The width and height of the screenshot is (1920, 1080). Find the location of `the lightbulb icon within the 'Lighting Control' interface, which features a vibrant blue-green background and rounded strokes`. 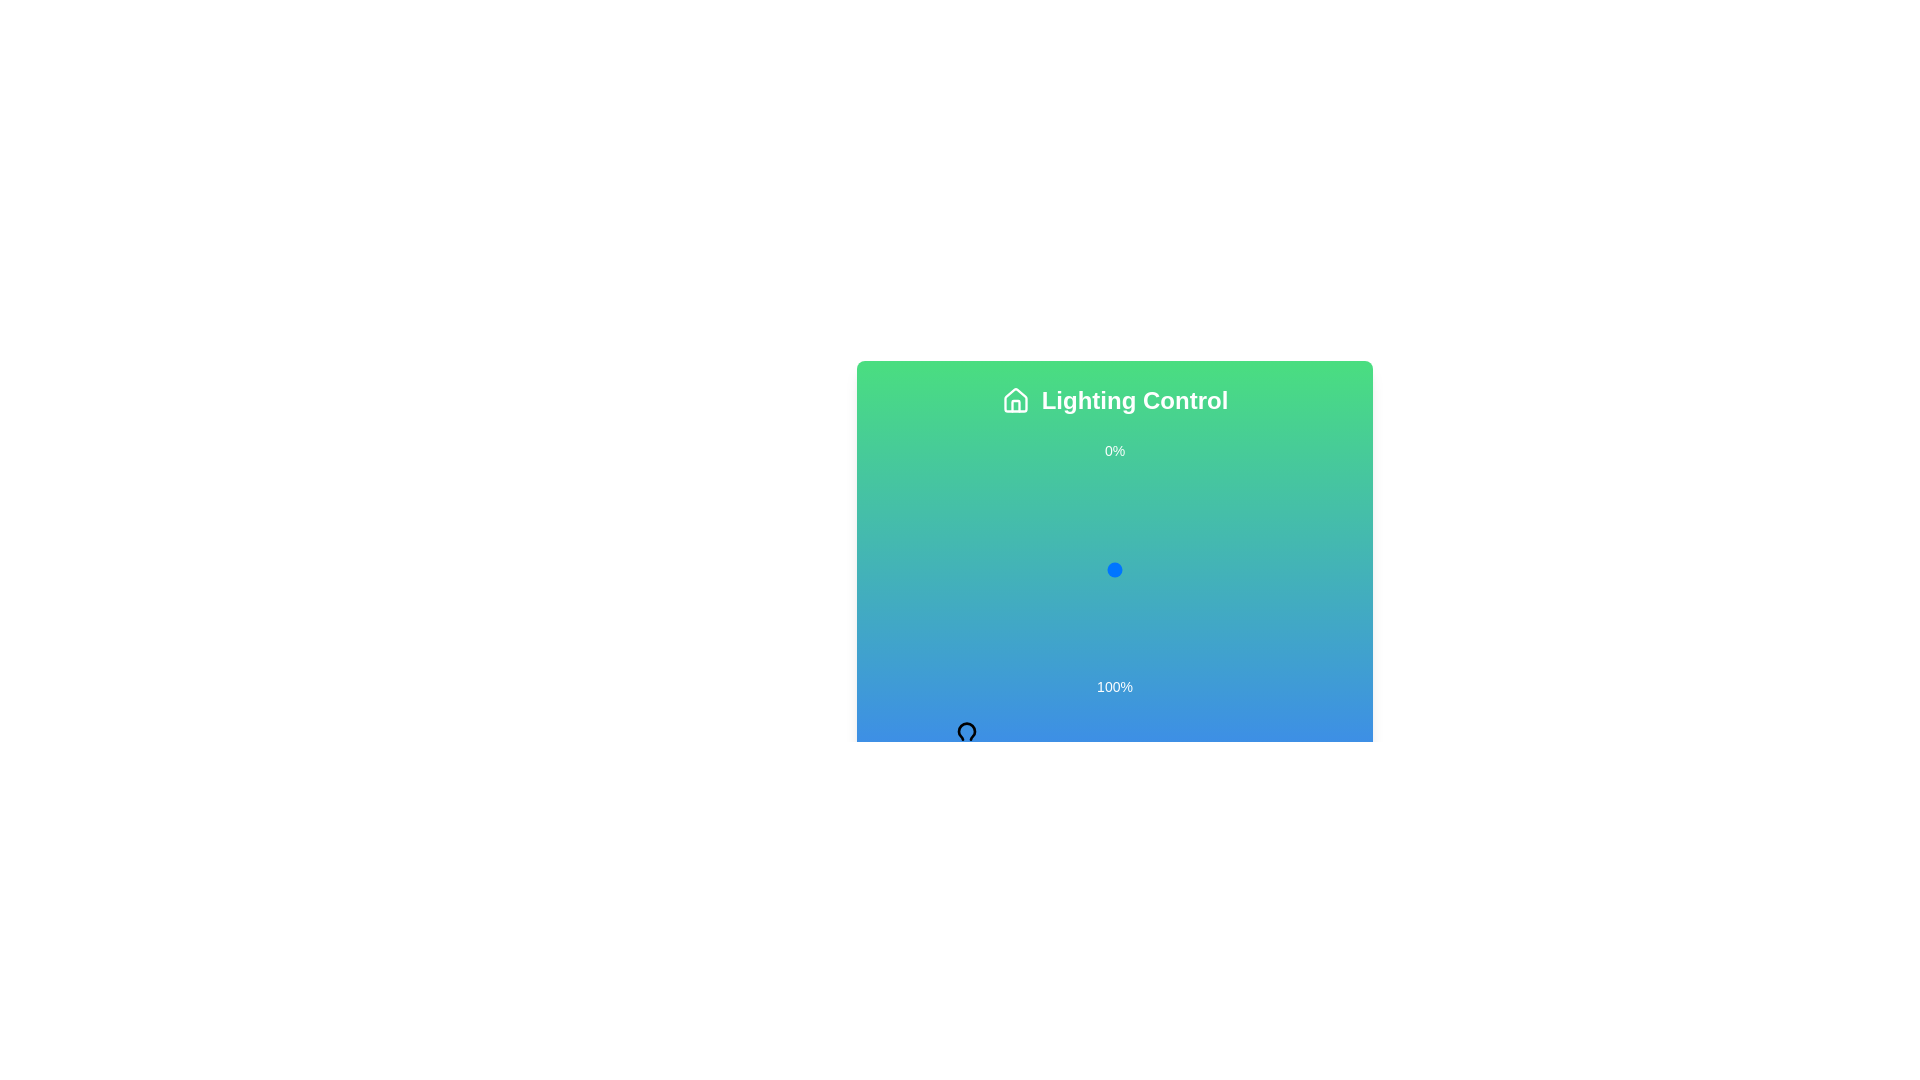

the lightbulb icon within the 'Lighting Control' interface, which features a vibrant blue-green background and rounded strokes is located at coordinates (966, 731).